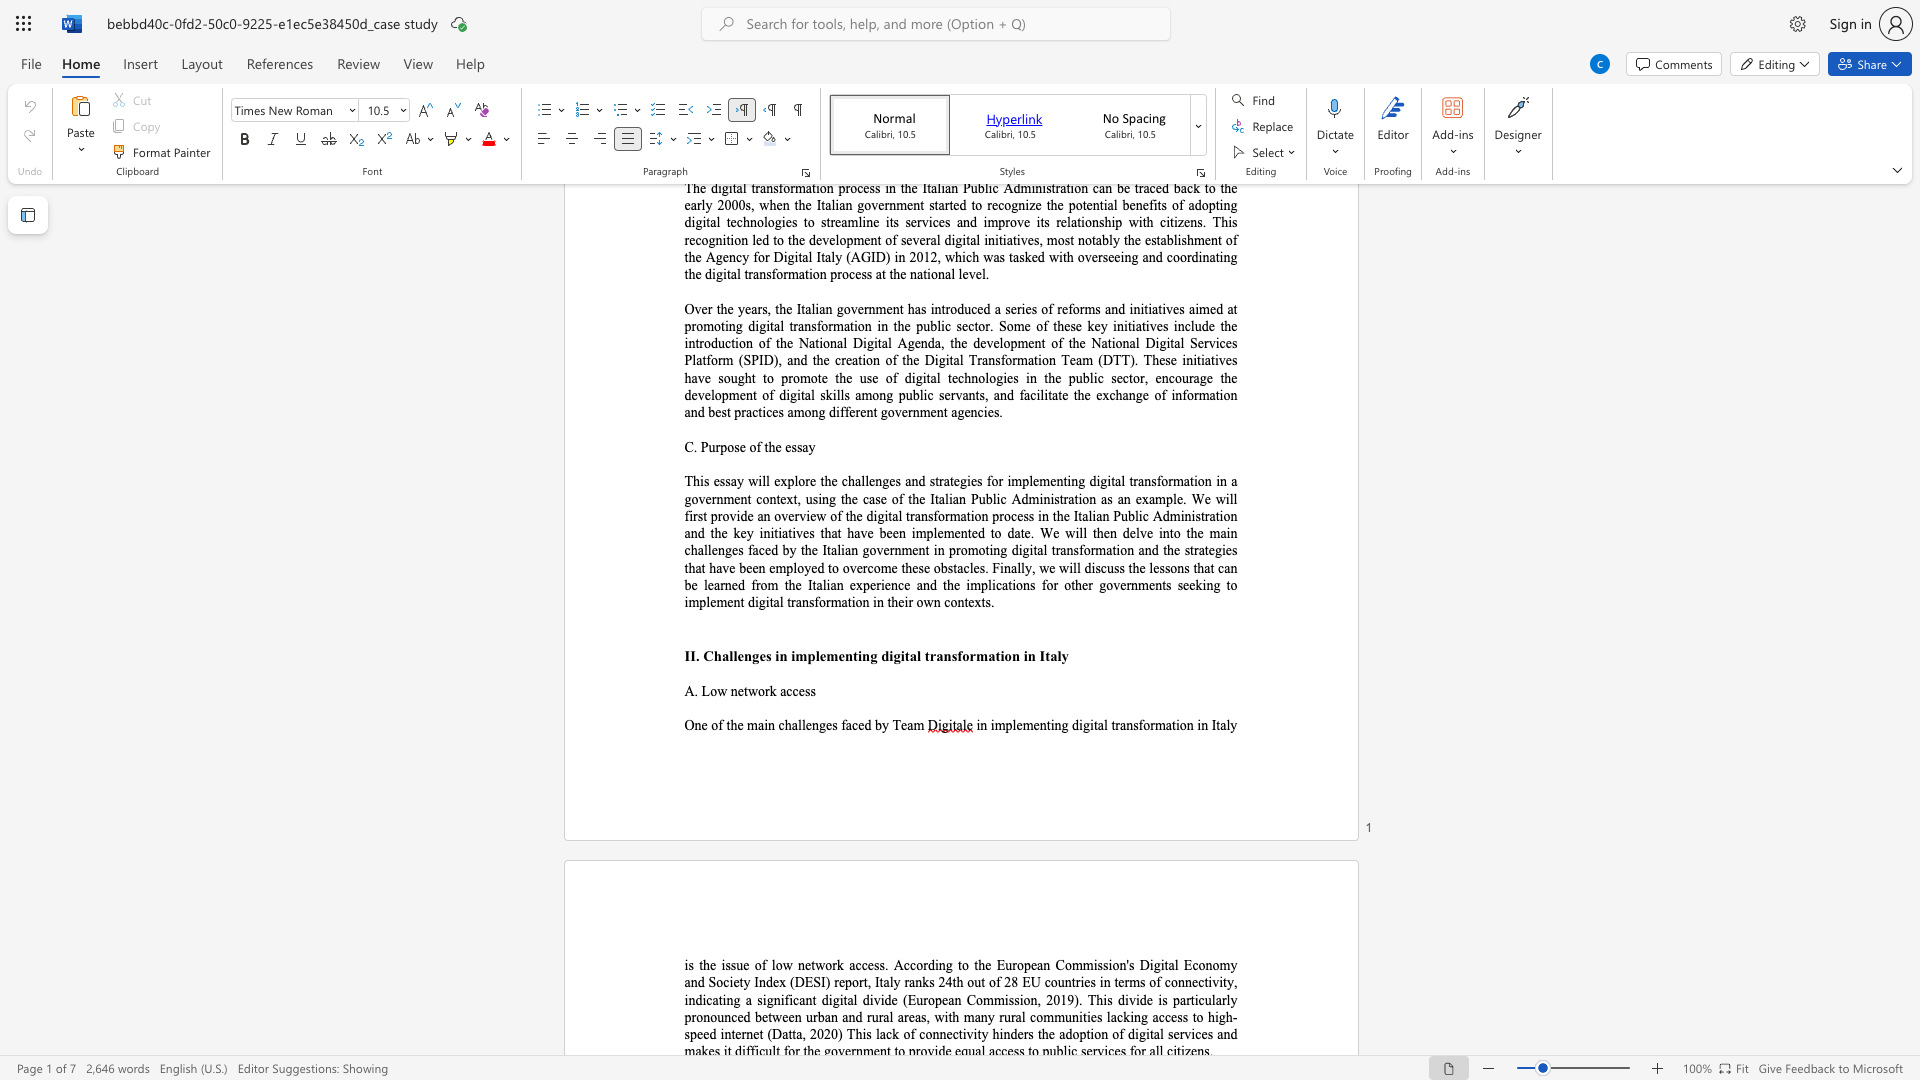 This screenshot has width=1920, height=1080. What do you see at coordinates (1190, 725) in the screenshot?
I see `the 5th character "n" in the text` at bounding box center [1190, 725].